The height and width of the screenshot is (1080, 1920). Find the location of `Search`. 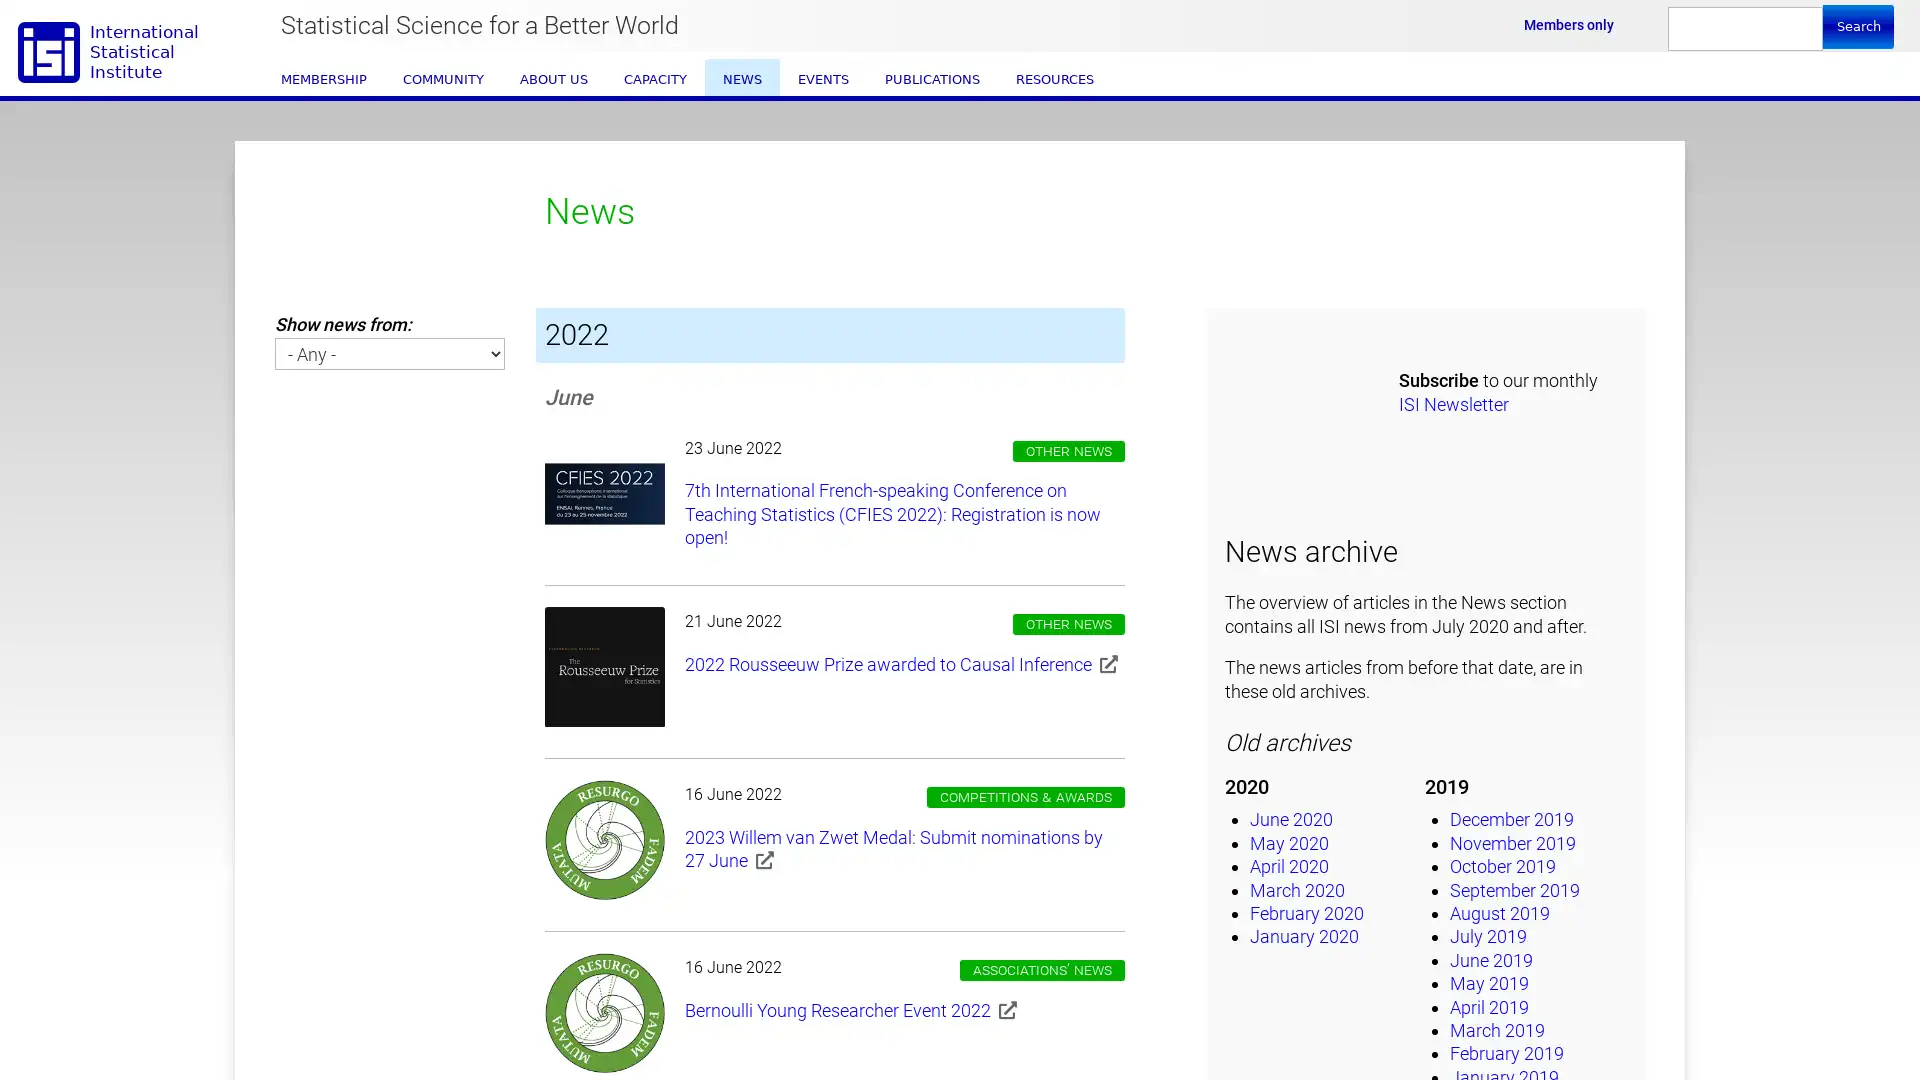

Search is located at coordinates (1856, 26).